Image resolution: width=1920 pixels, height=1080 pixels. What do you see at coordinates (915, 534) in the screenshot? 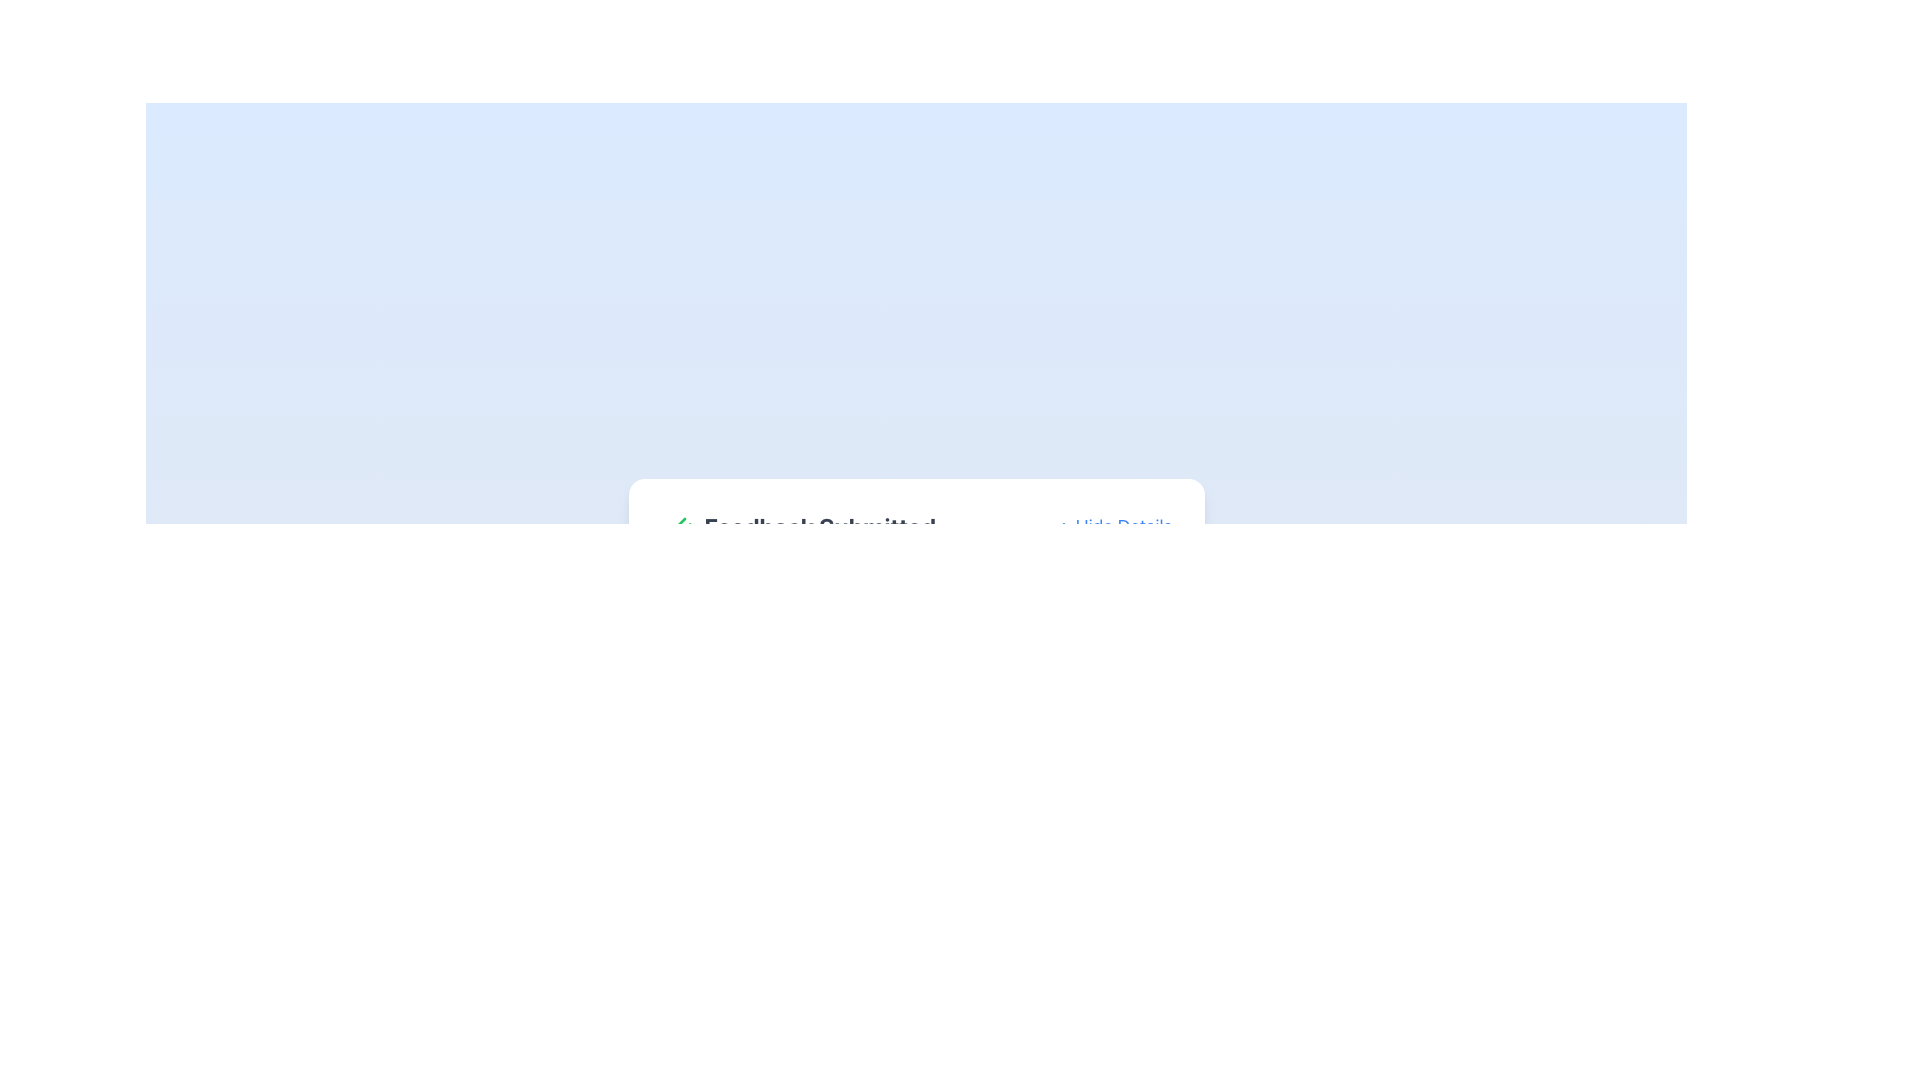
I see `the 'Hide Details' link in the header section that confirms feedback submission` at bounding box center [915, 534].